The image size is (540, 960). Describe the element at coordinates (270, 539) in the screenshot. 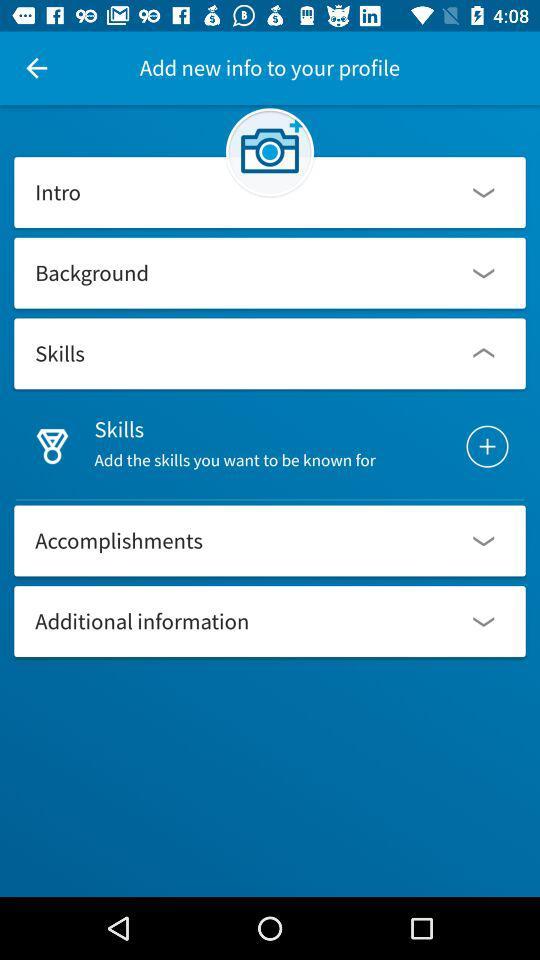

I see `the option accomplishments` at that location.